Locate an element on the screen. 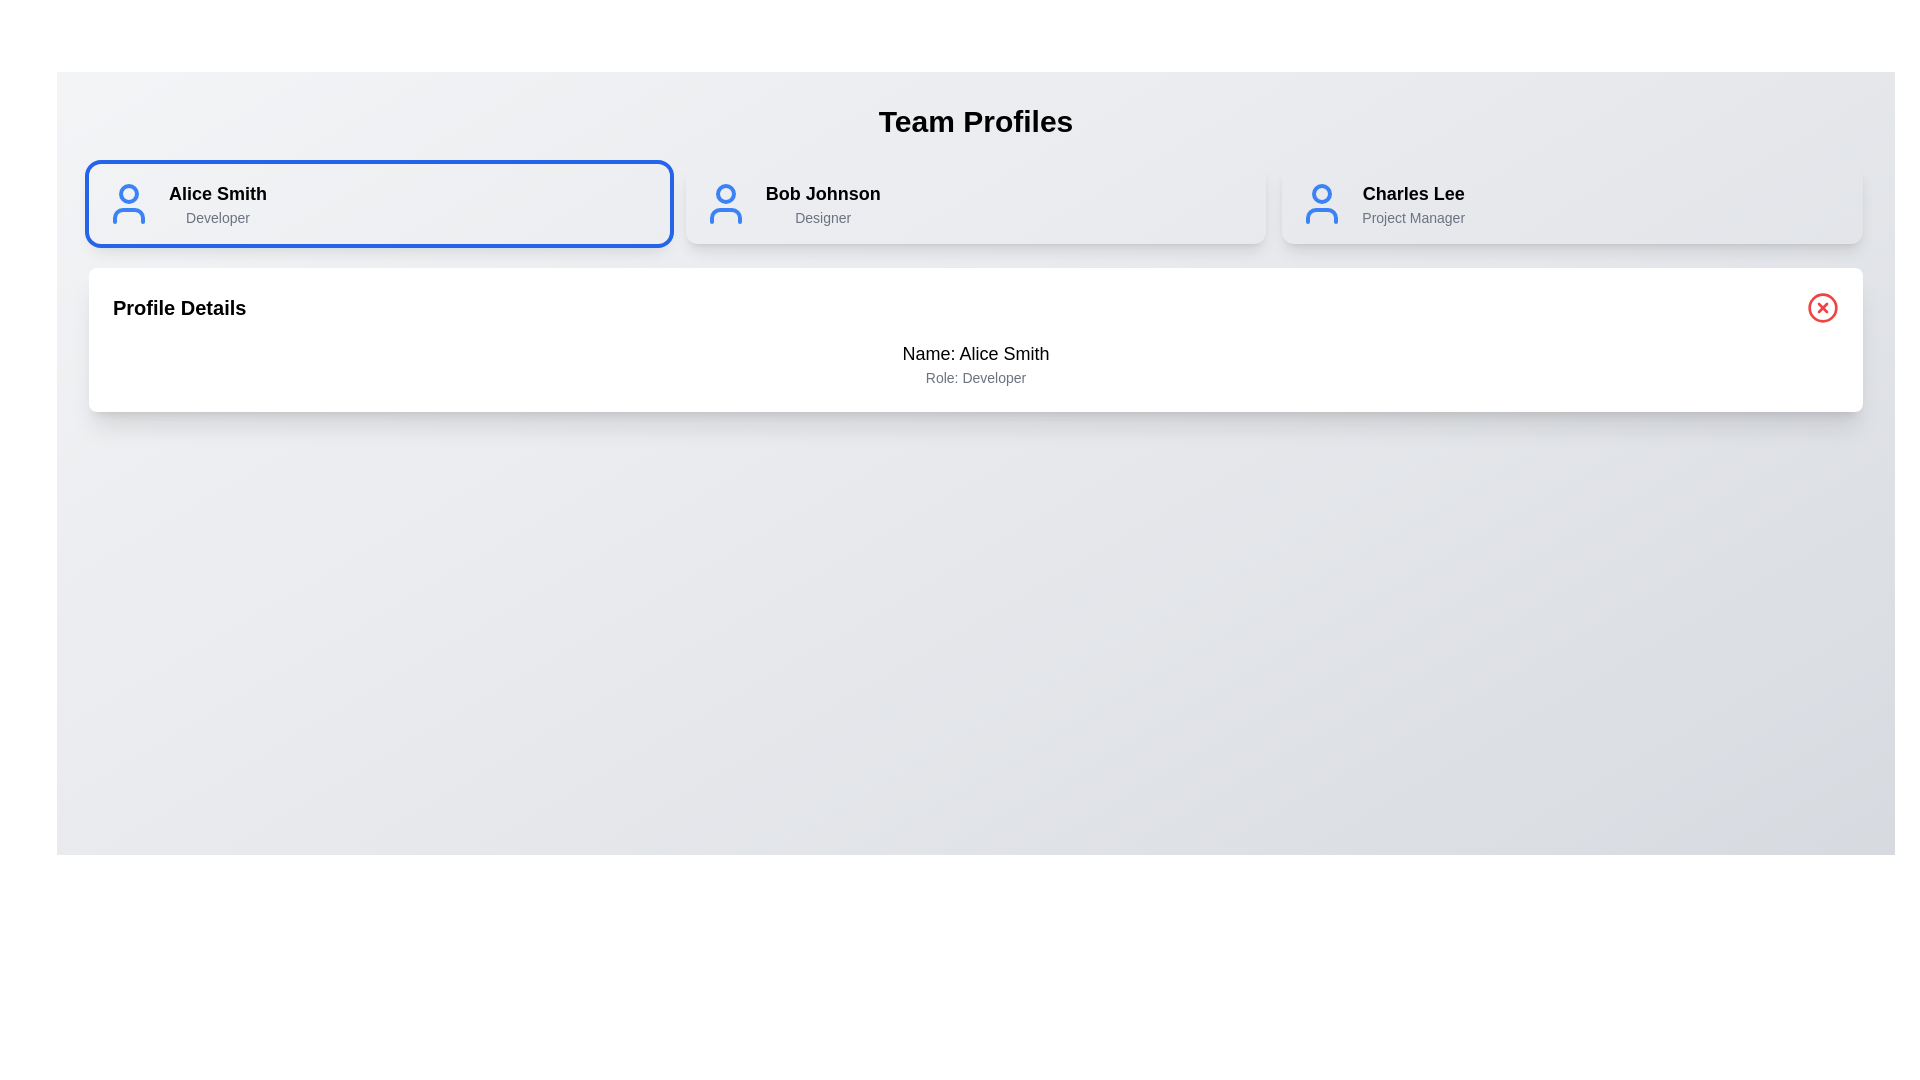 The image size is (1920, 1080). SVG circle element representing the user profile icon for 'Charles Lee' located in the top-right section of the interface for debugging purposes is located at coordinates (1322, 193).